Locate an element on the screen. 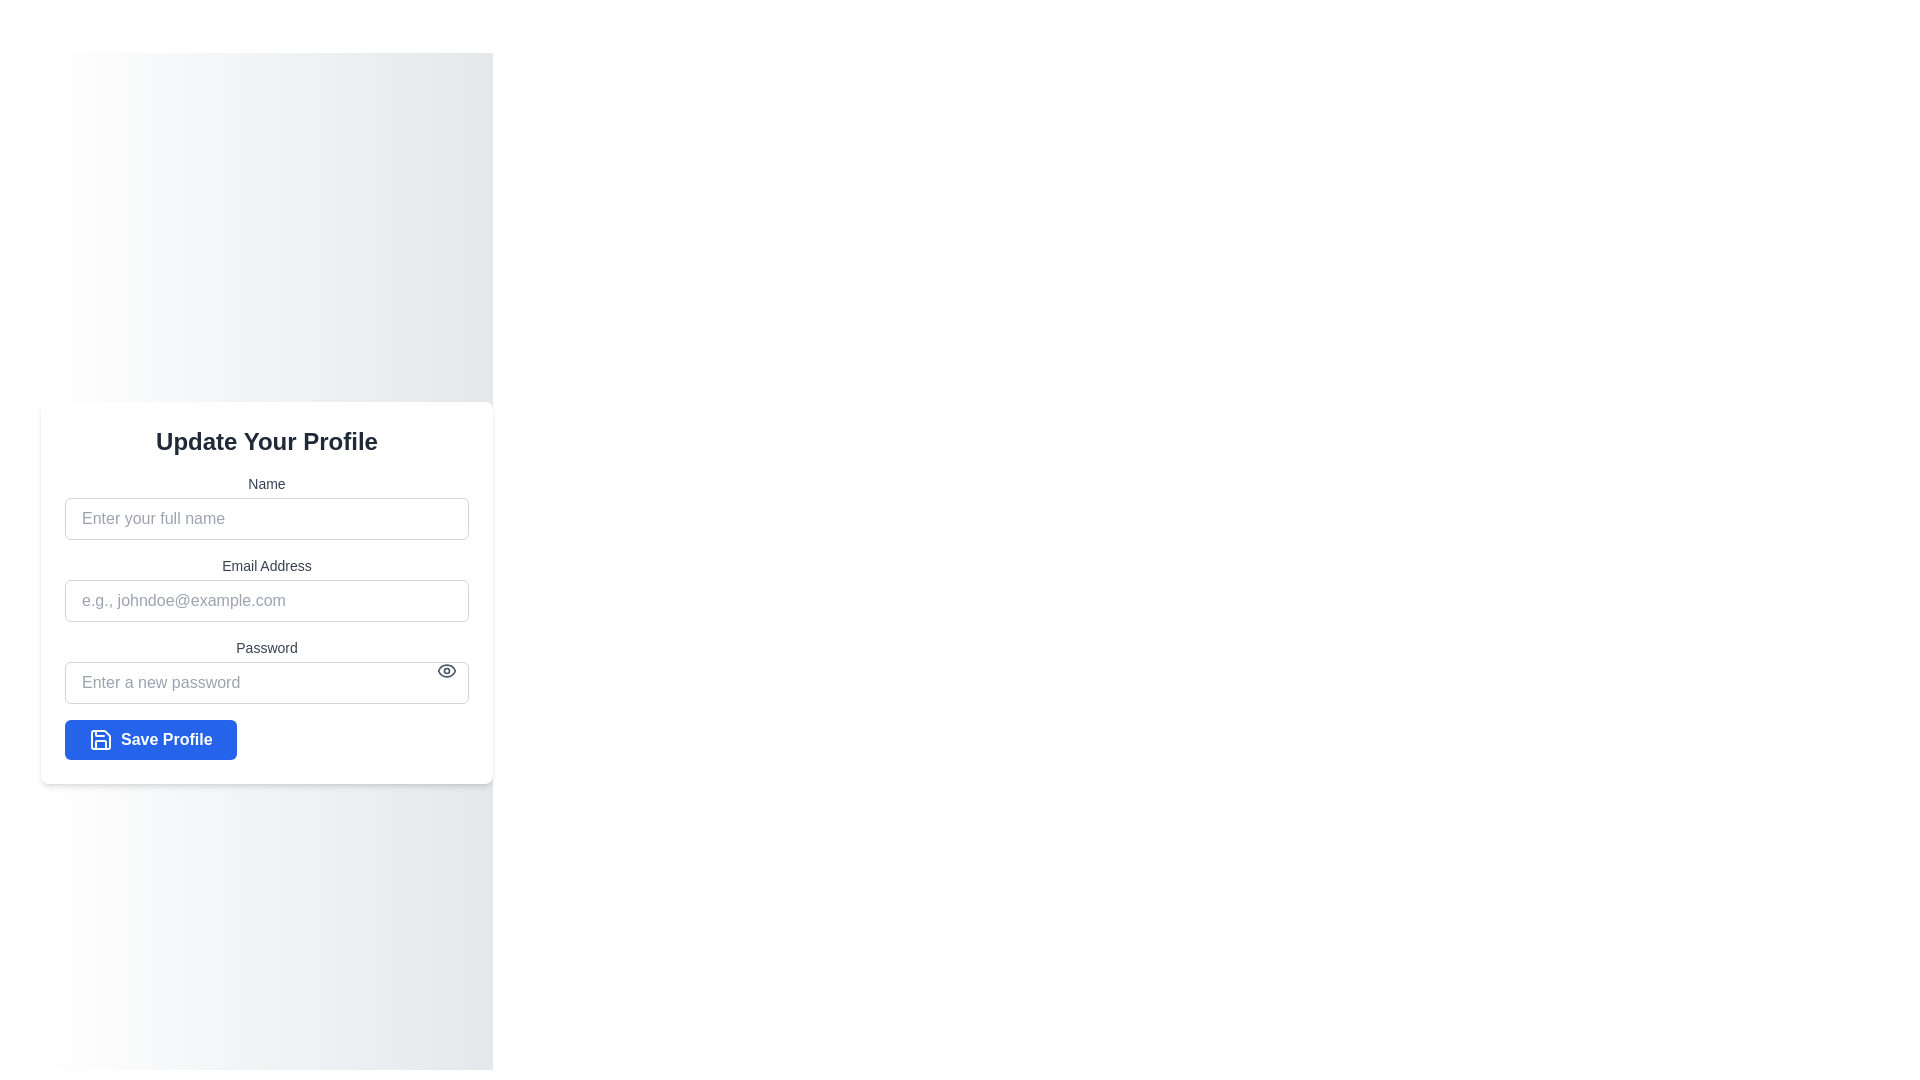 This screenshot has width=1920, height=1080. the eye-shaped icon located inside the 'Password' input field to potentially display a tooltip is located at coordinates (445, 671).